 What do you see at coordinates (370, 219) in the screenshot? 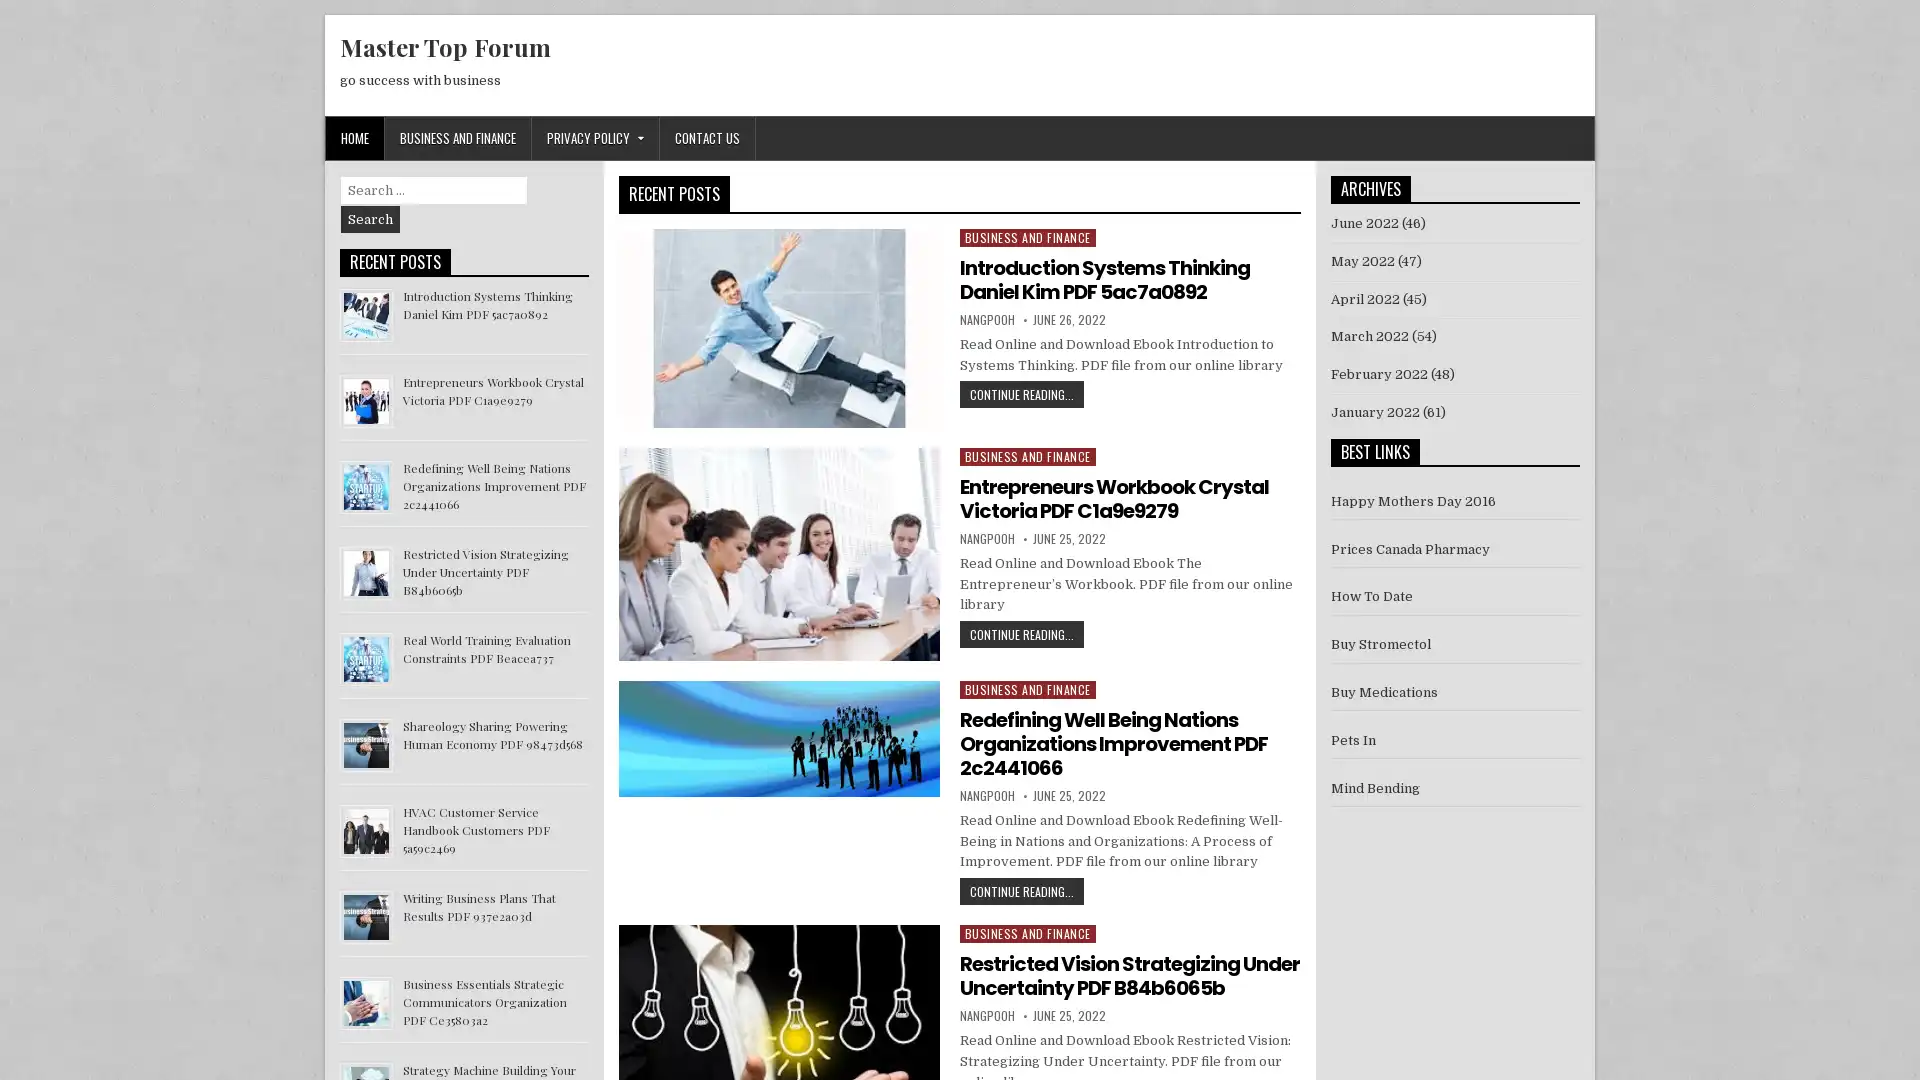
I see `Search` at bounding box center [370, 219].